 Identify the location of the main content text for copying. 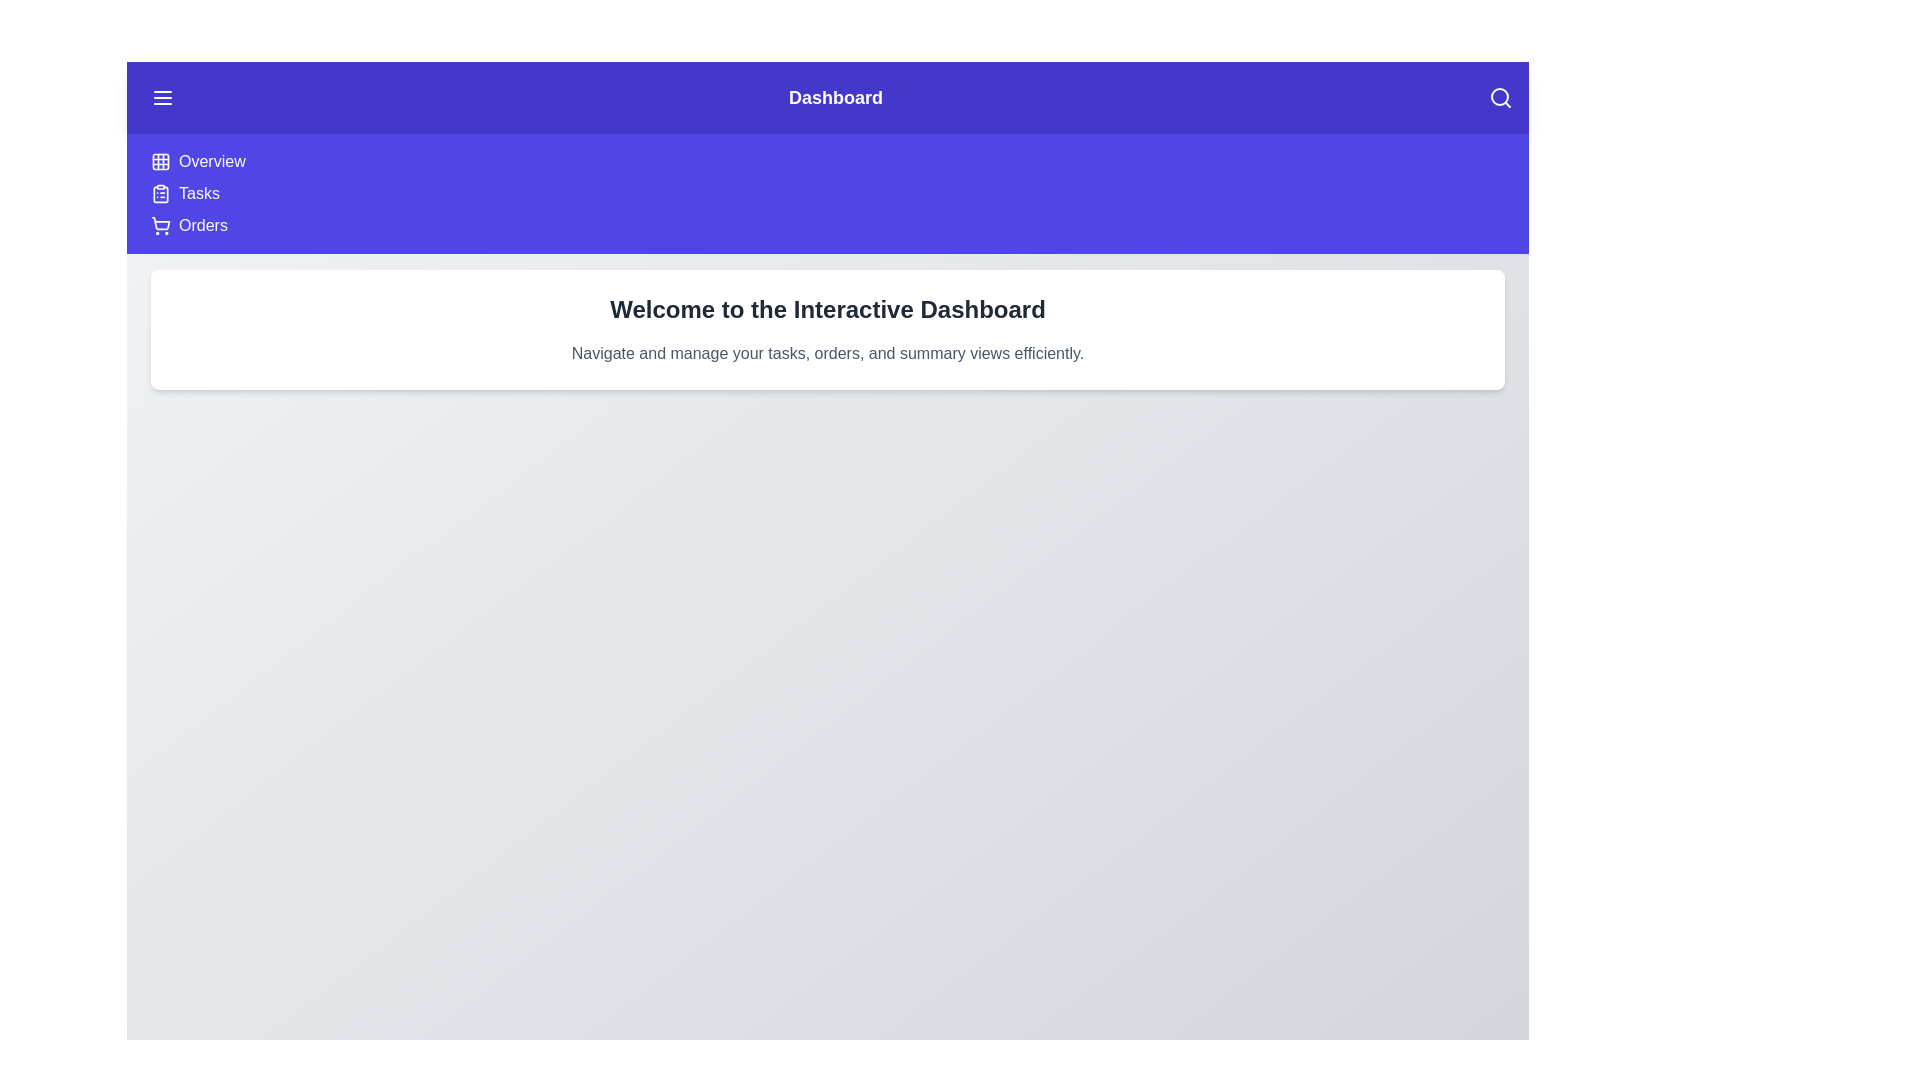
(174, 293).